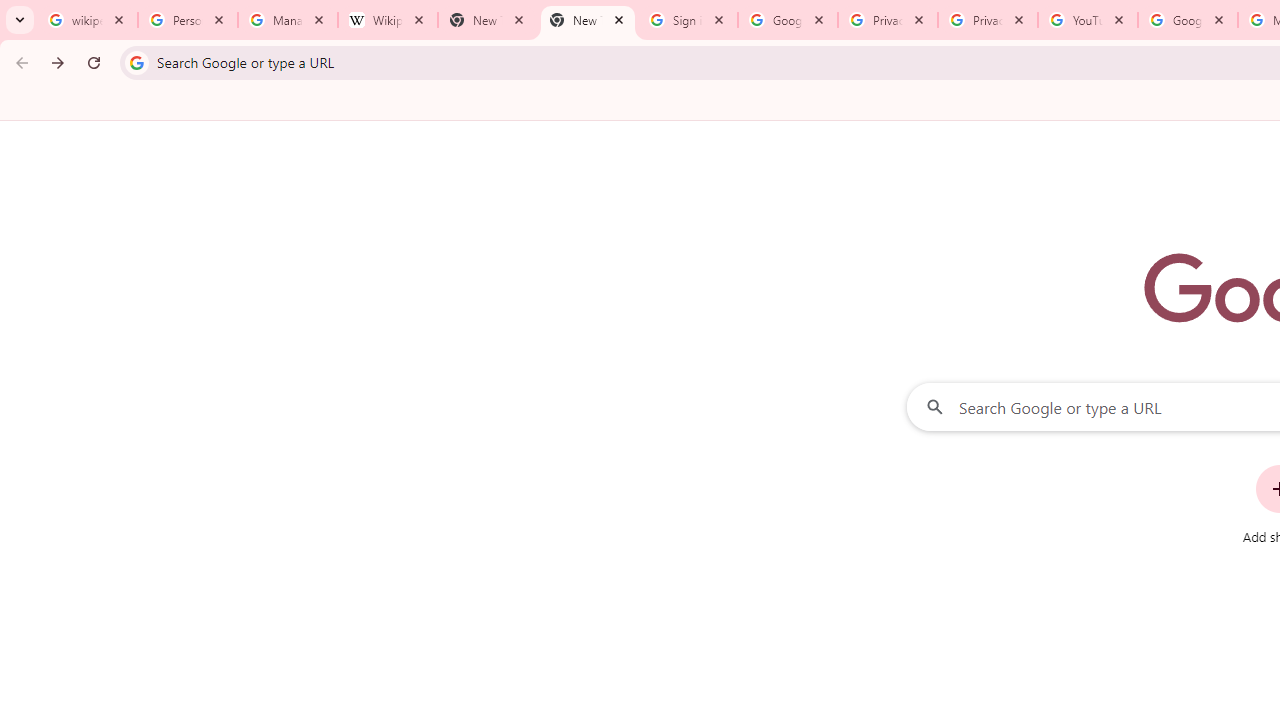 The height and width of the screenshot is (720, 1280). I want to click on 'New Tab', so click(586, 20).